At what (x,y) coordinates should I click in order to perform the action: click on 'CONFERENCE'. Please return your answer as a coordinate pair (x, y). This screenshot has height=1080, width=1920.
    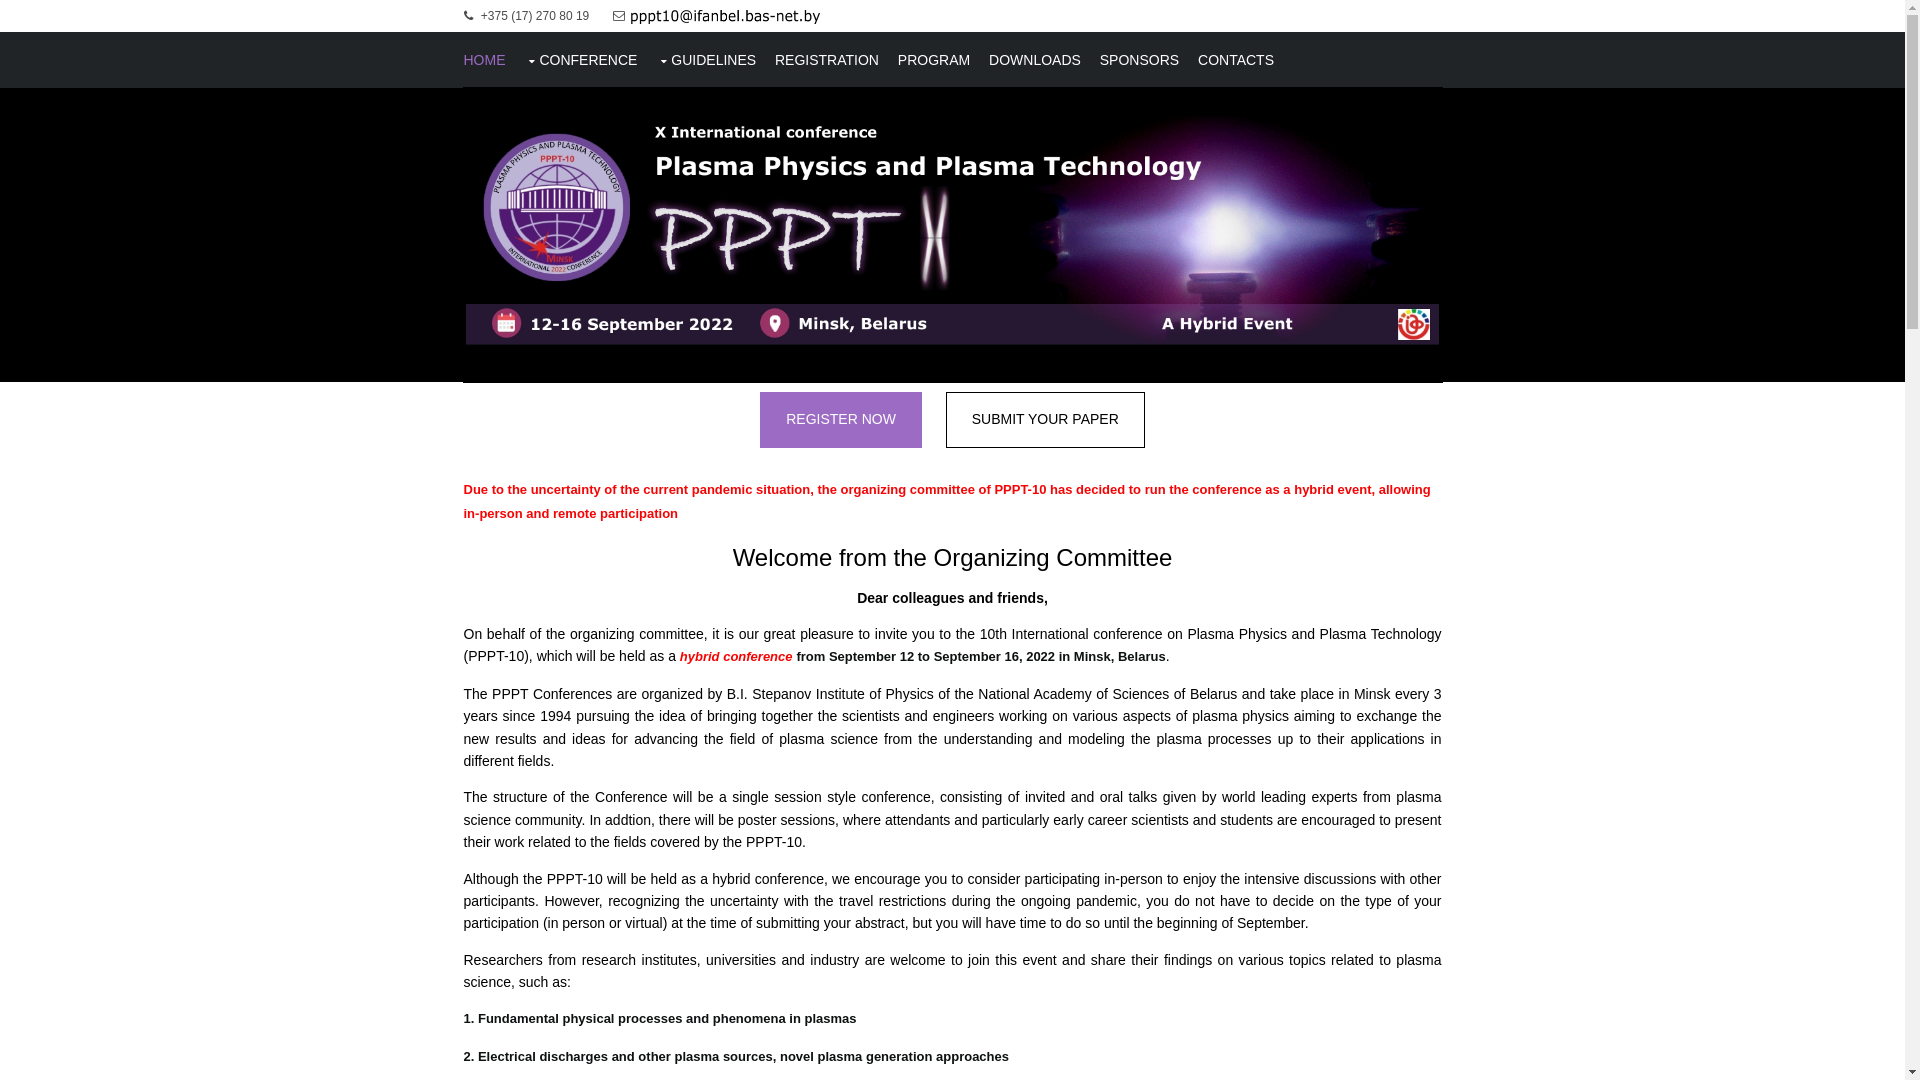
    Looking at the image, I should click on (579, 59).